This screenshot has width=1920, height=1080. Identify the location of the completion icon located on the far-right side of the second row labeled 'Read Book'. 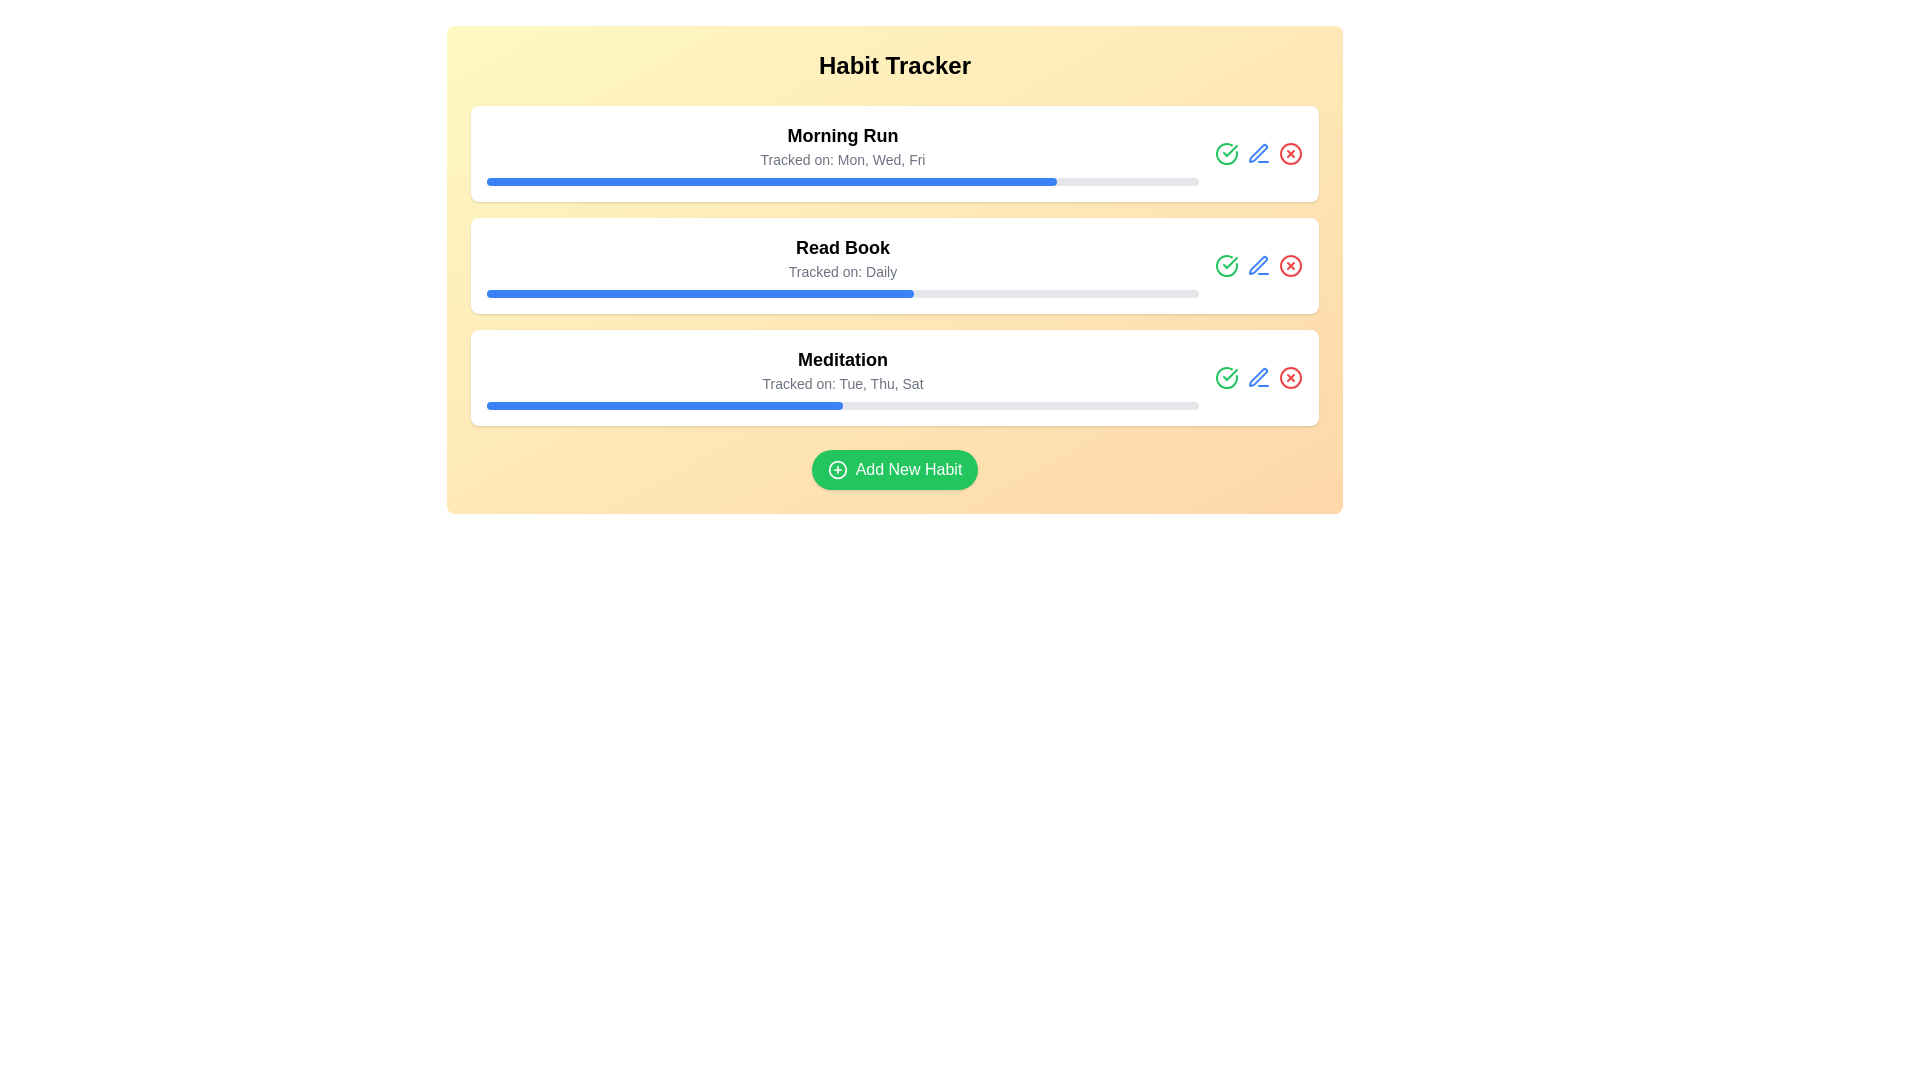
(1229, 261).